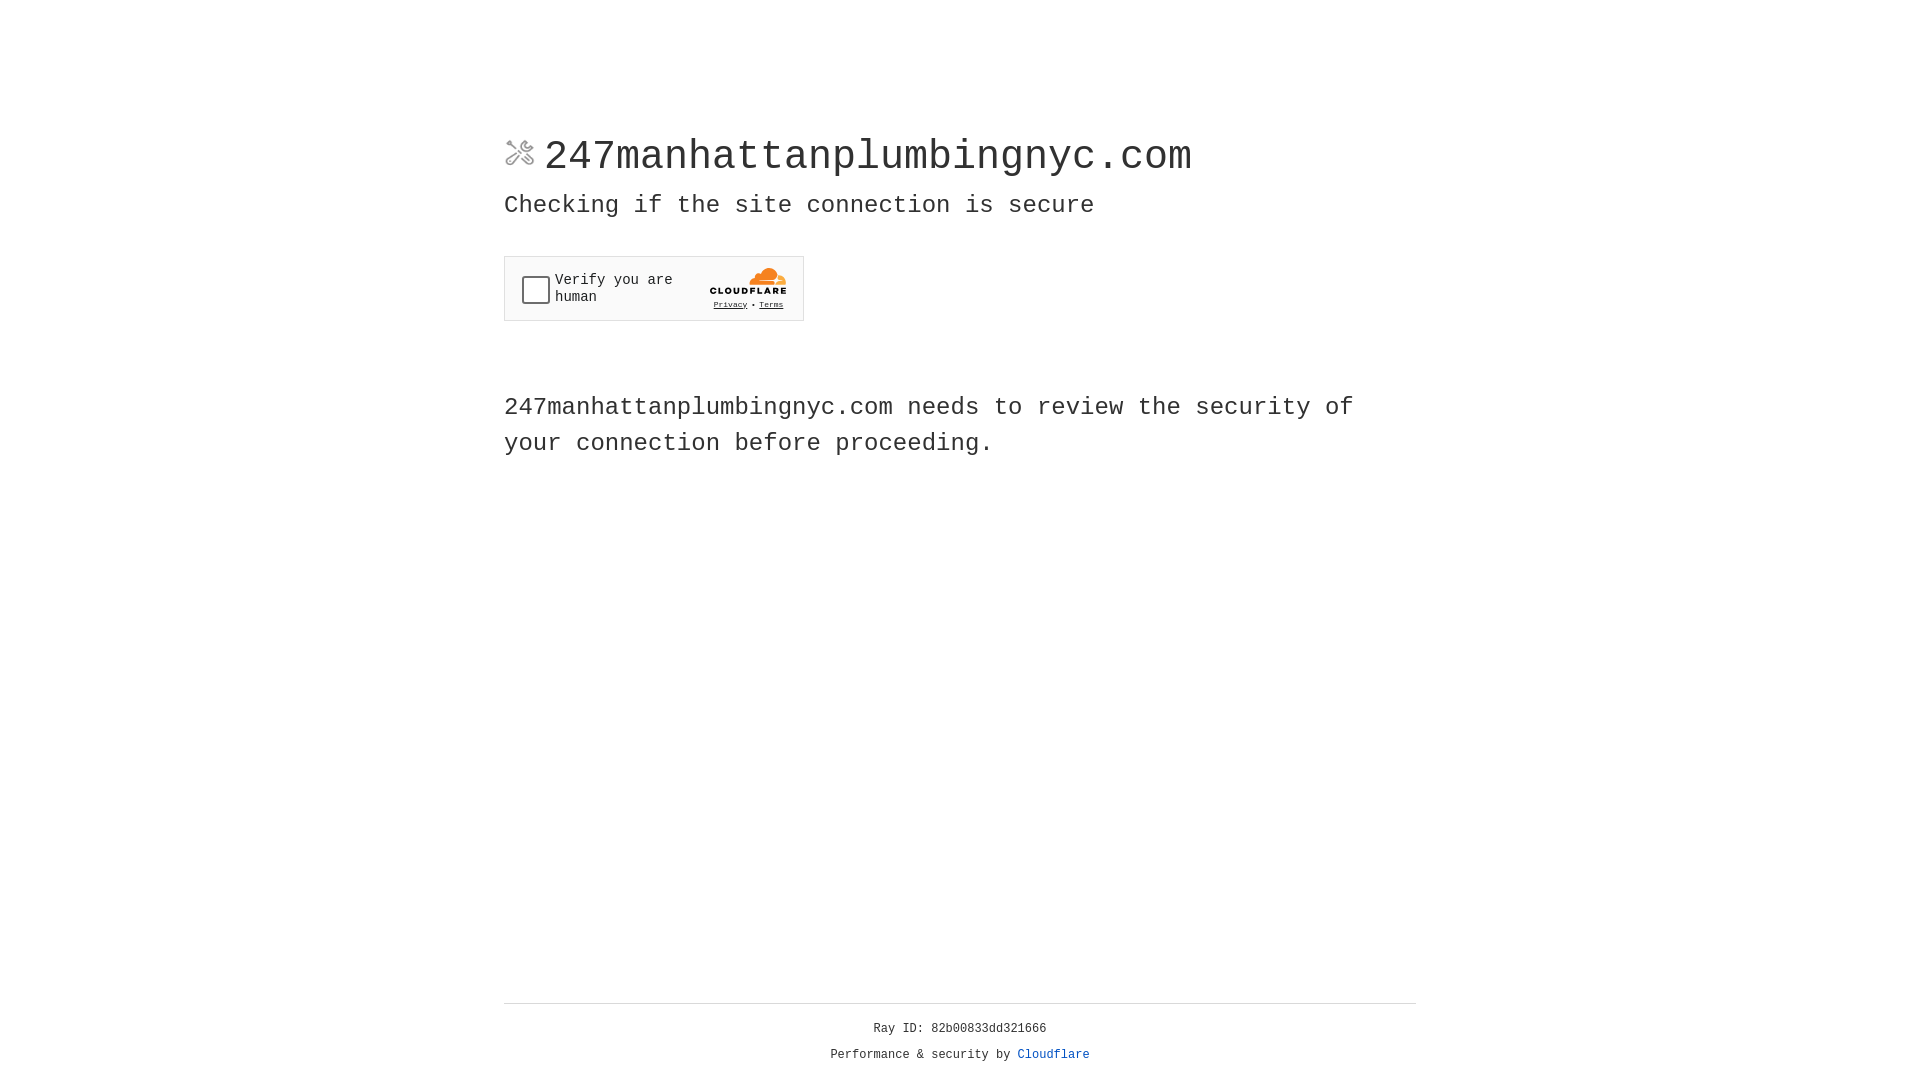 This screenshot has height=1080, width=1920. What do you see at coordinates (653, 288) in the screenshot?
I see `'Widget containing a Cloudflare security challenge'` at bounding box center [653, 288].